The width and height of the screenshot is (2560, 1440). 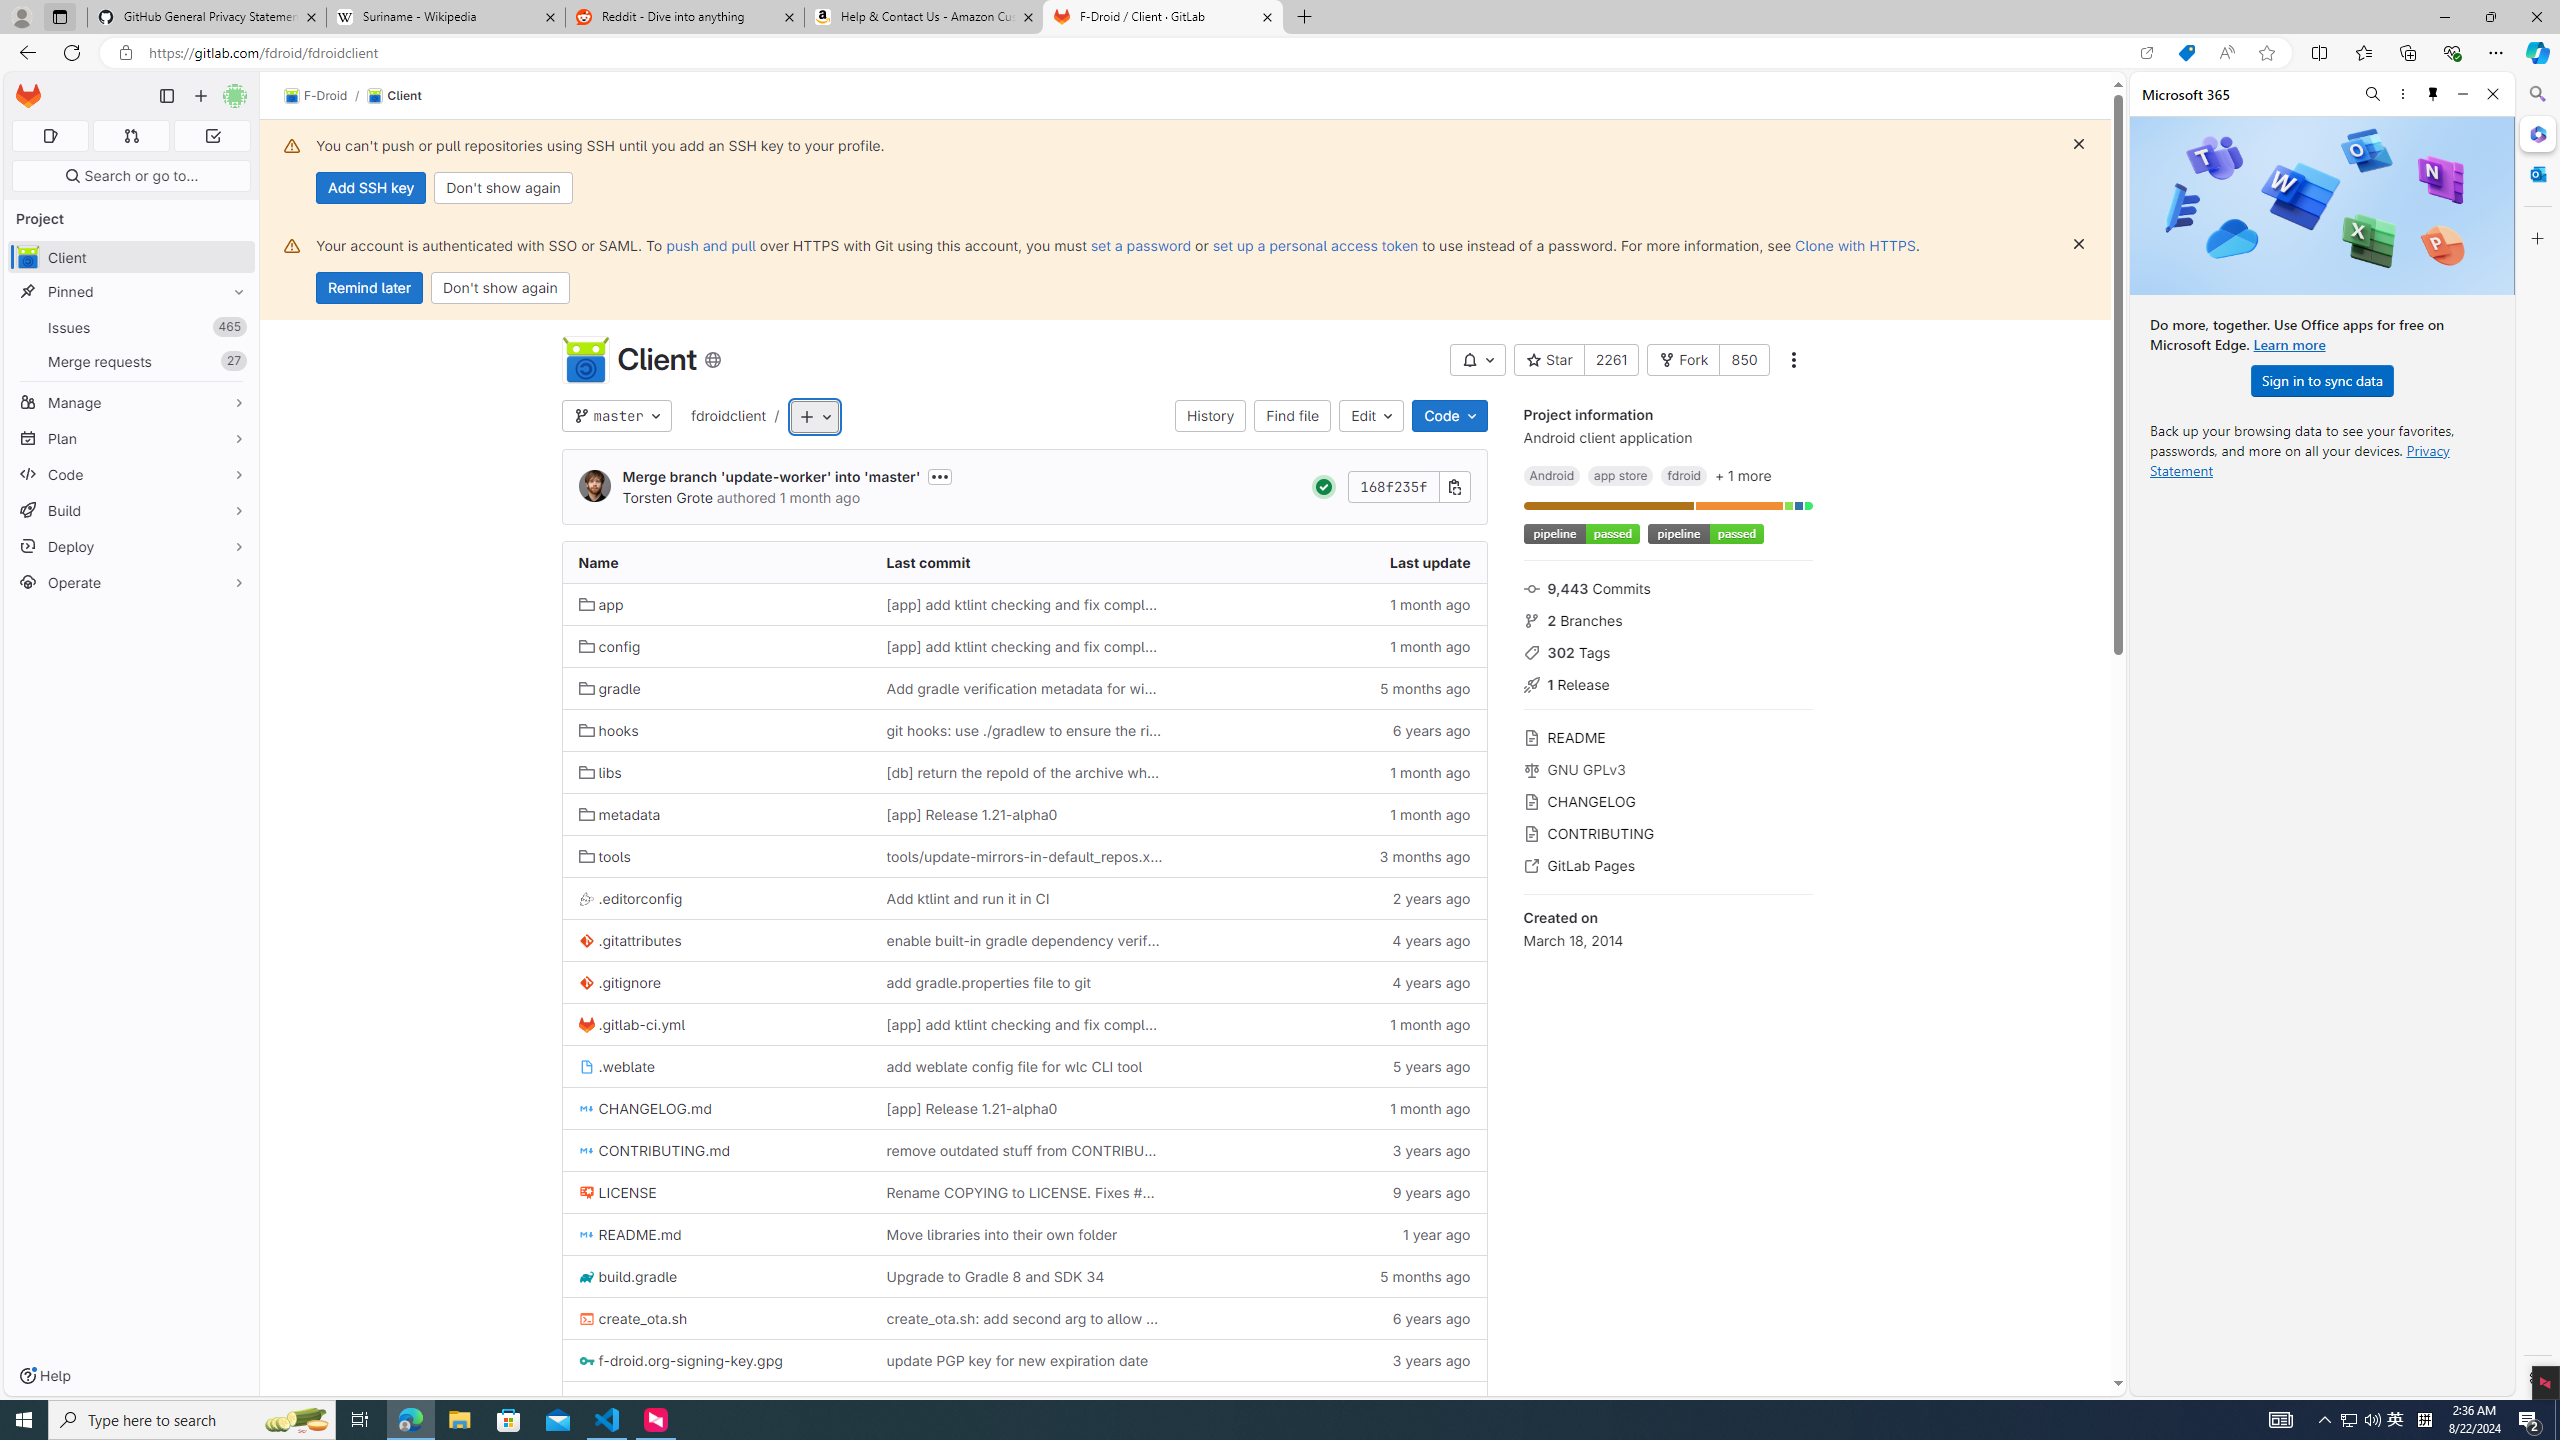 What do you see at coordinates (130, 582) in the screenshot?
I see `'Operate'` at bounding box center [130, 582].